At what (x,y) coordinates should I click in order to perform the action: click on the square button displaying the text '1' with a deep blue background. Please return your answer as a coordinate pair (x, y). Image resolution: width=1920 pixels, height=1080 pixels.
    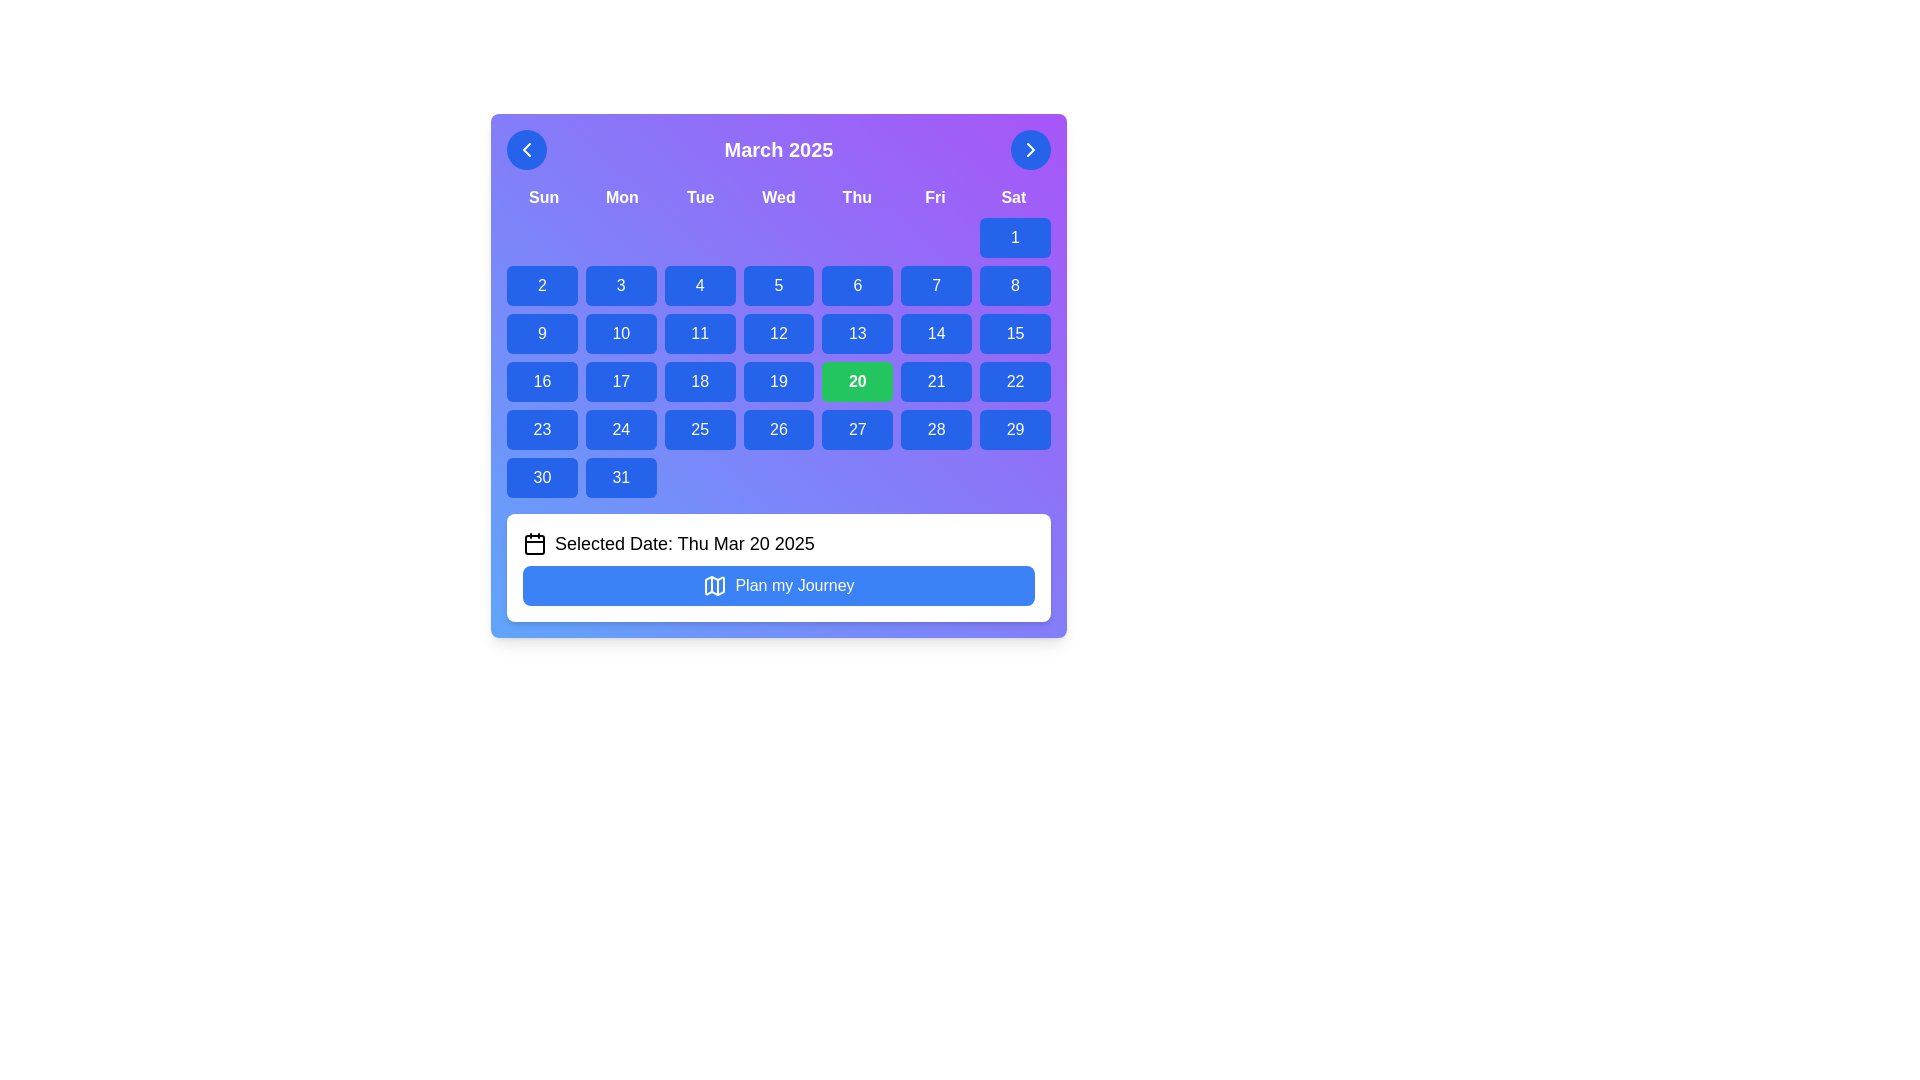
    Looking at the image, I should click on (1015, 237).